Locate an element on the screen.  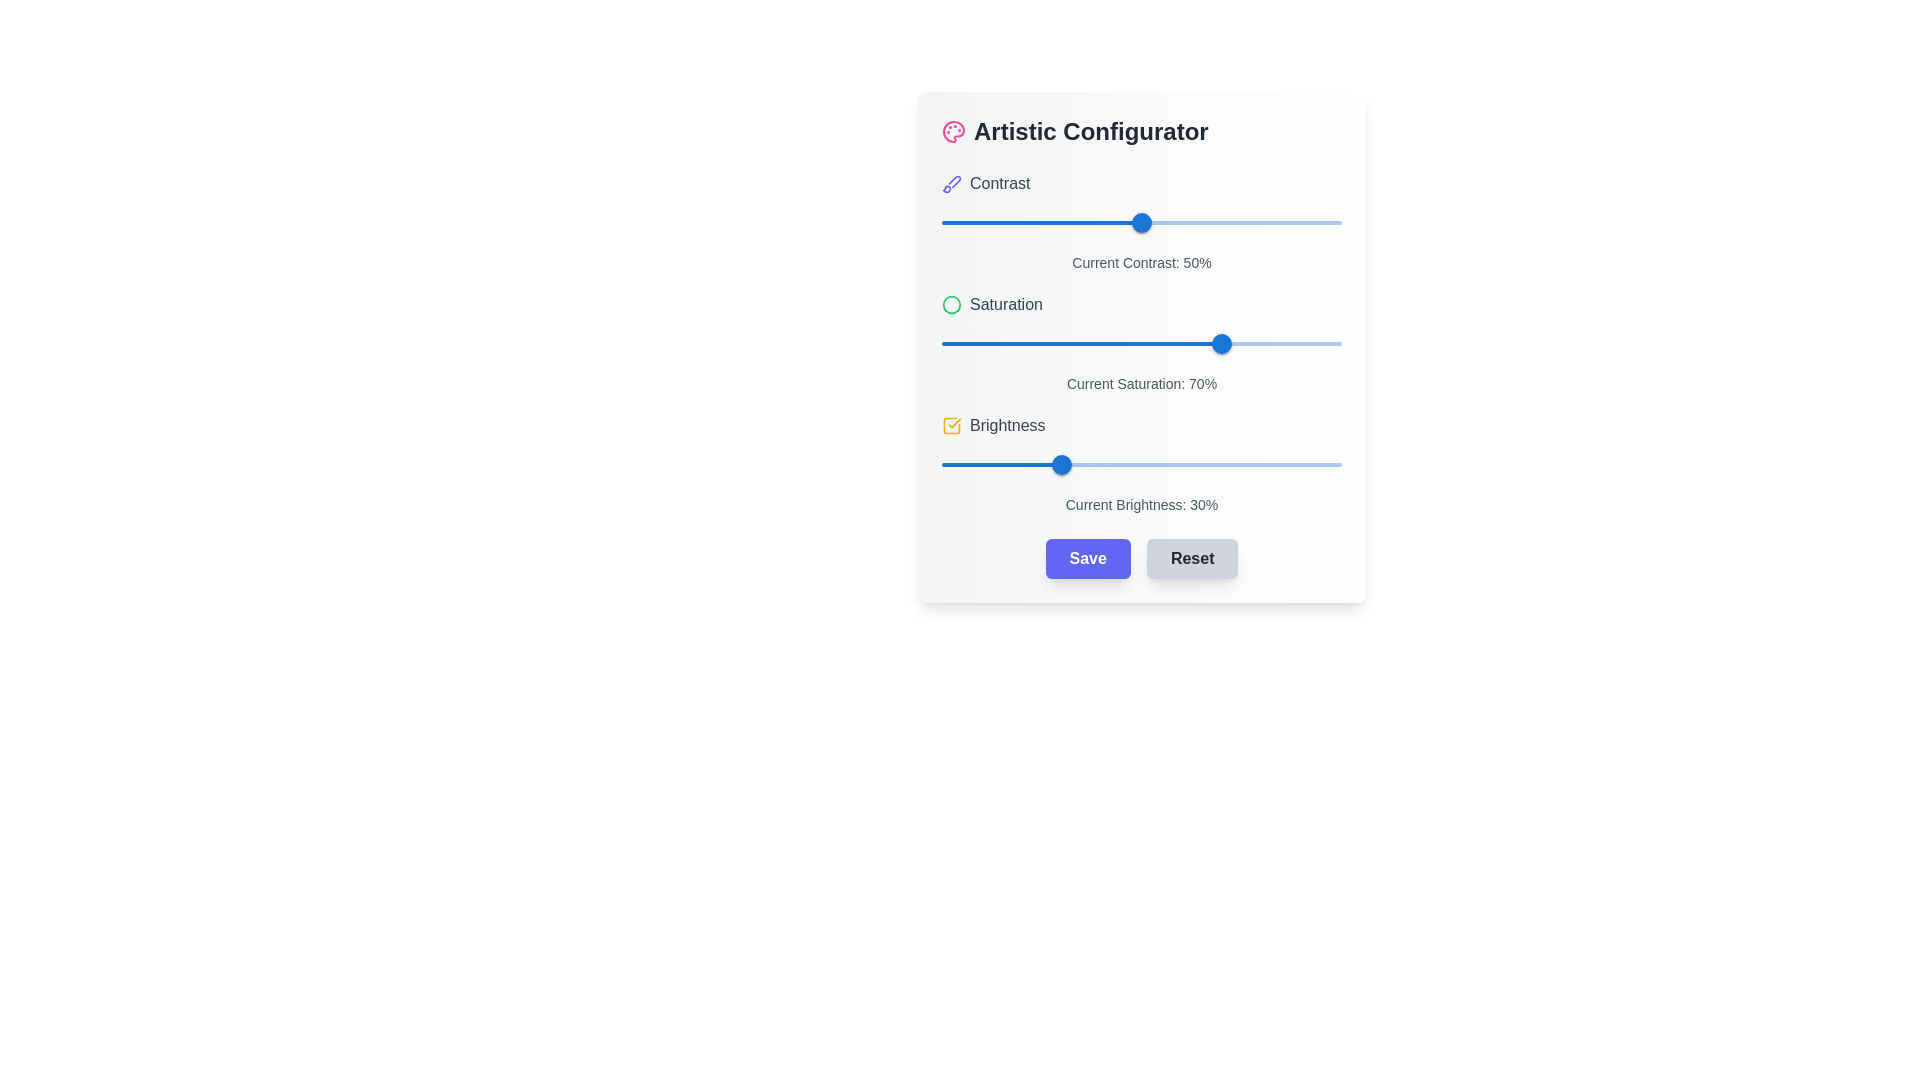
the brightness is located at coordinates (982, 465).